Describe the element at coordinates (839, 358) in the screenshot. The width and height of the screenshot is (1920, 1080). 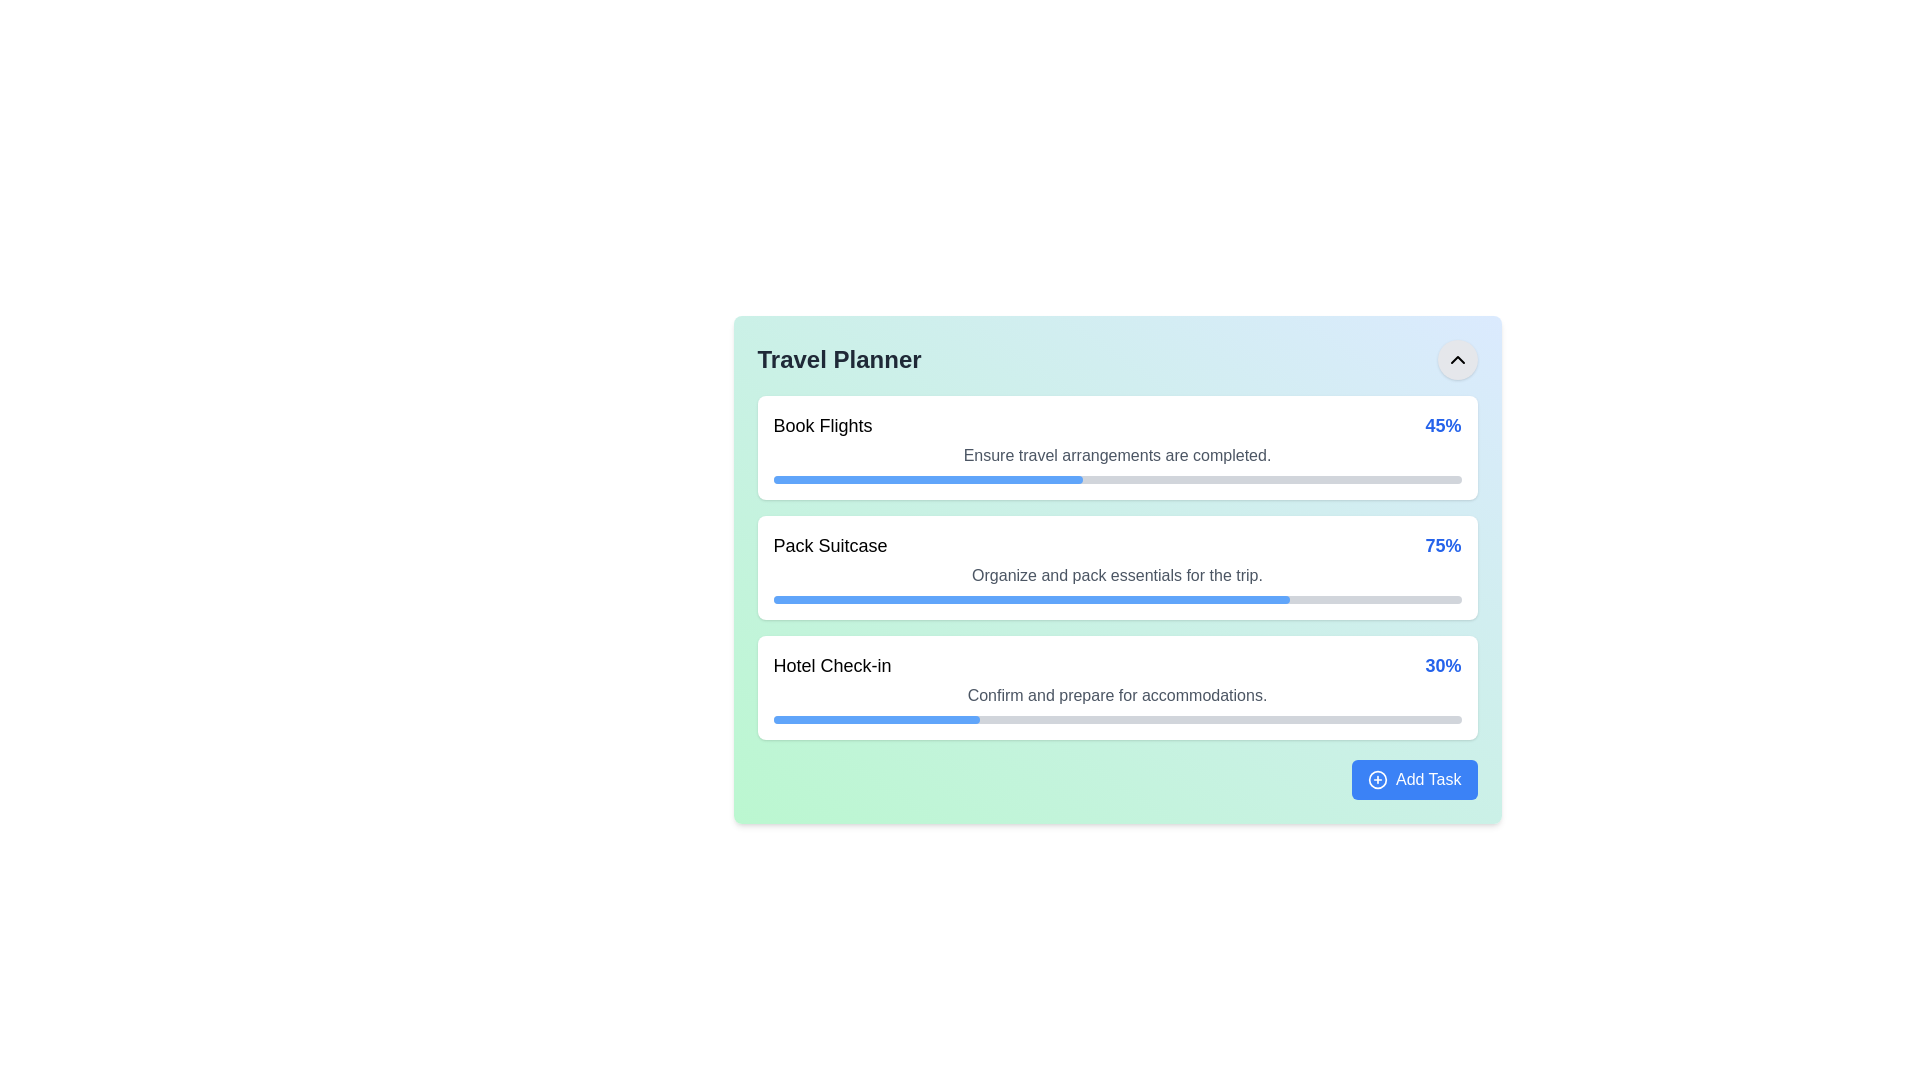
I see `text from the header Text Label that indicates the purpose of the content below it` at that location.